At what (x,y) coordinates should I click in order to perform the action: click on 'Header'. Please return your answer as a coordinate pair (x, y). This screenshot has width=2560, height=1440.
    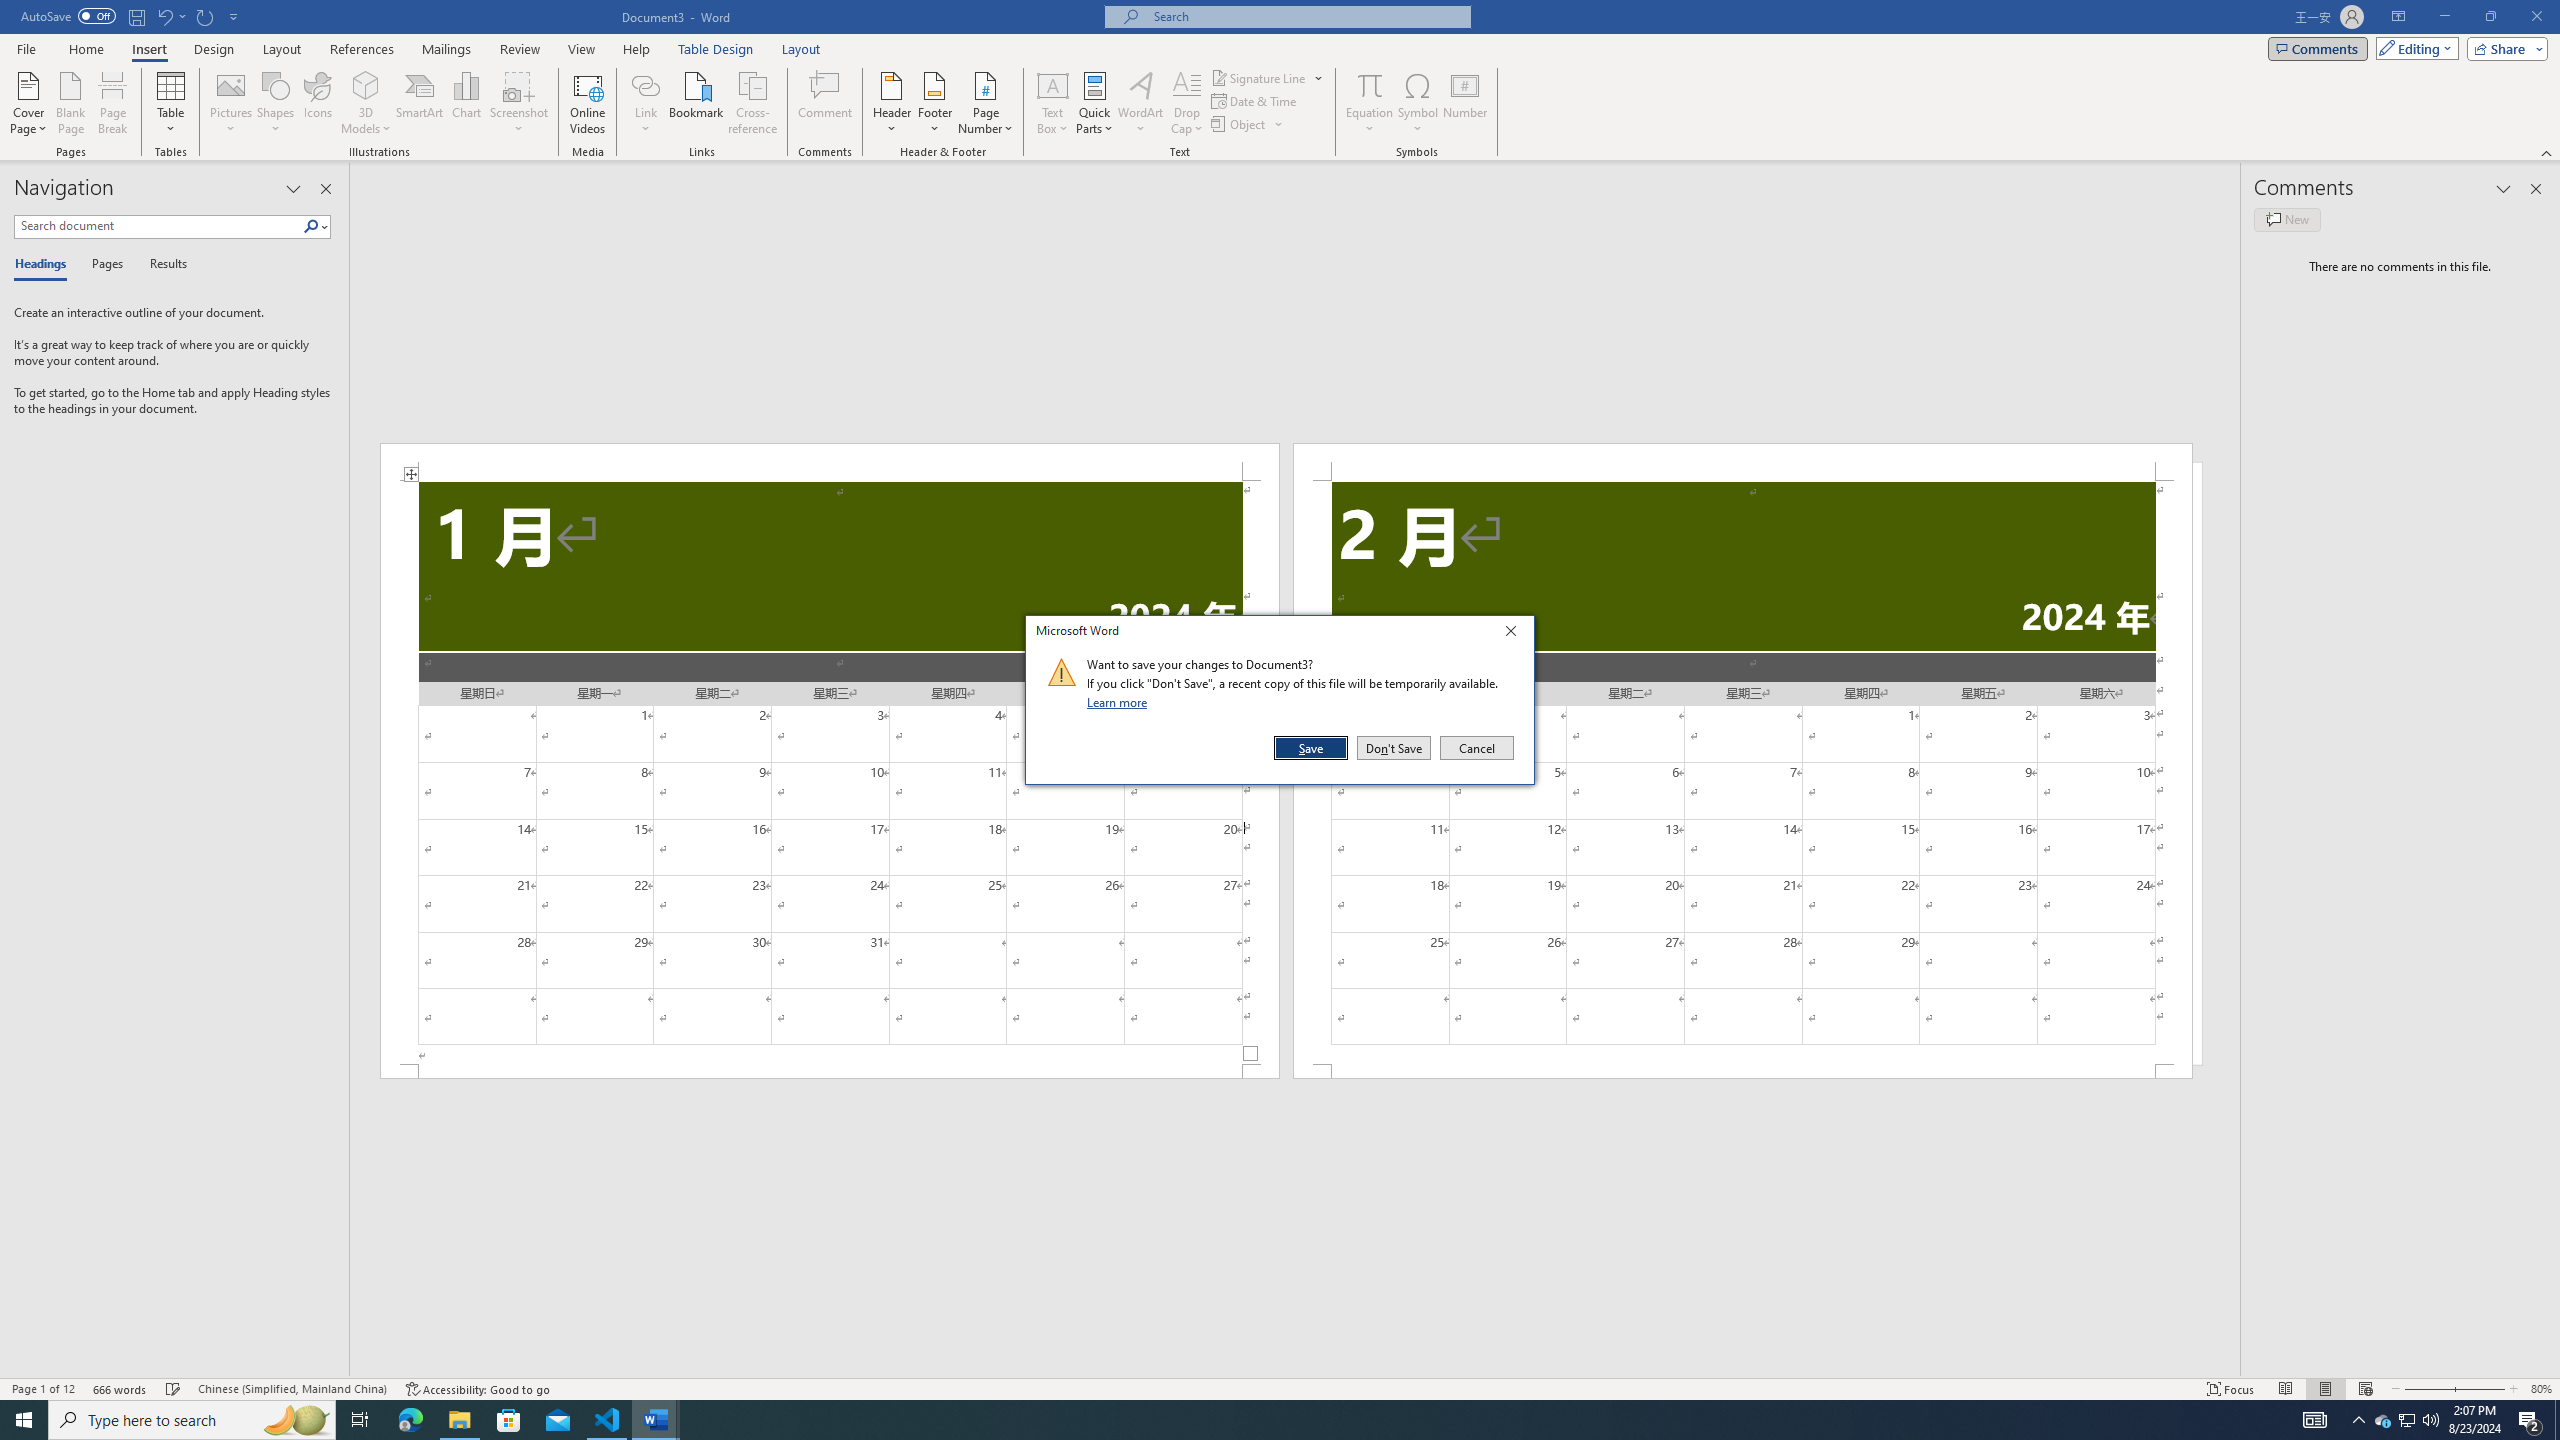
    Looking at the image, I should click on (892, 103).